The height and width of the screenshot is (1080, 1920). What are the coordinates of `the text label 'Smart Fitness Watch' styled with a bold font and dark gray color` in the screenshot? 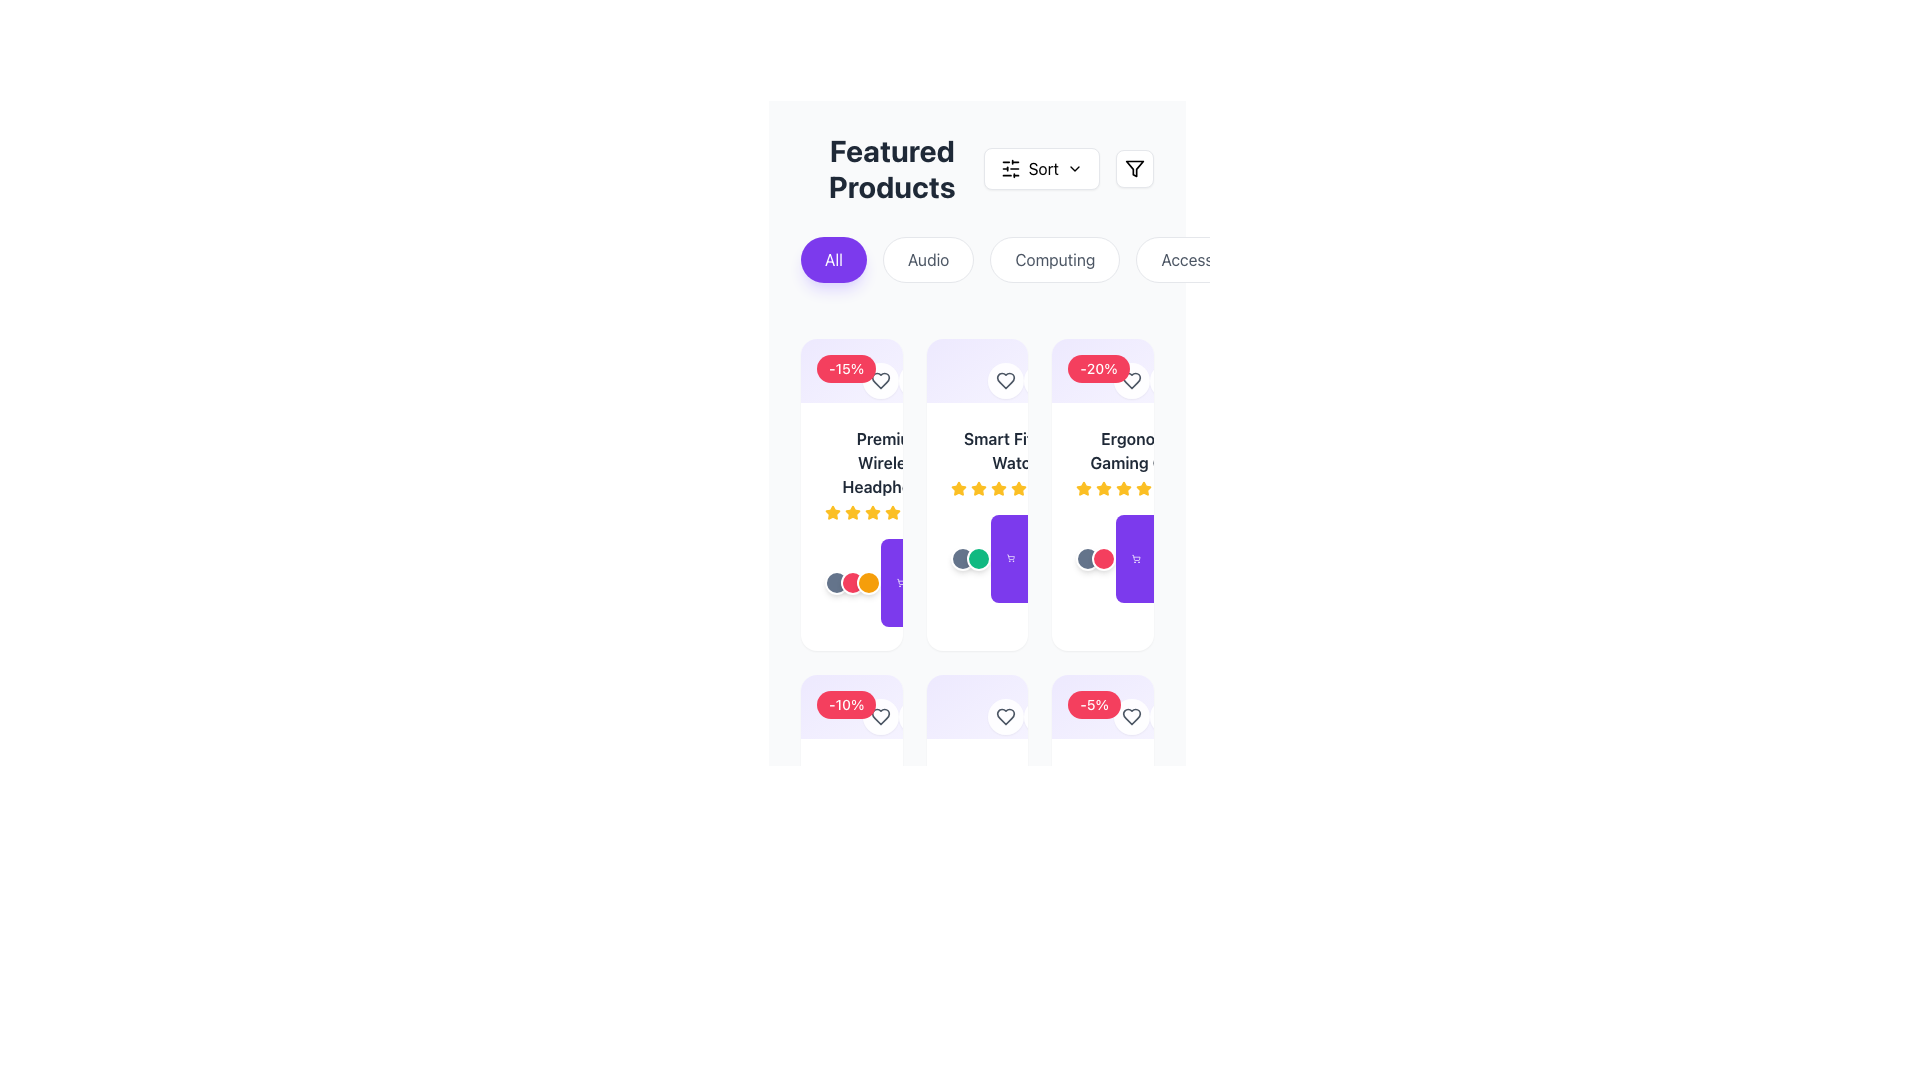 It's located at (1016, 451).